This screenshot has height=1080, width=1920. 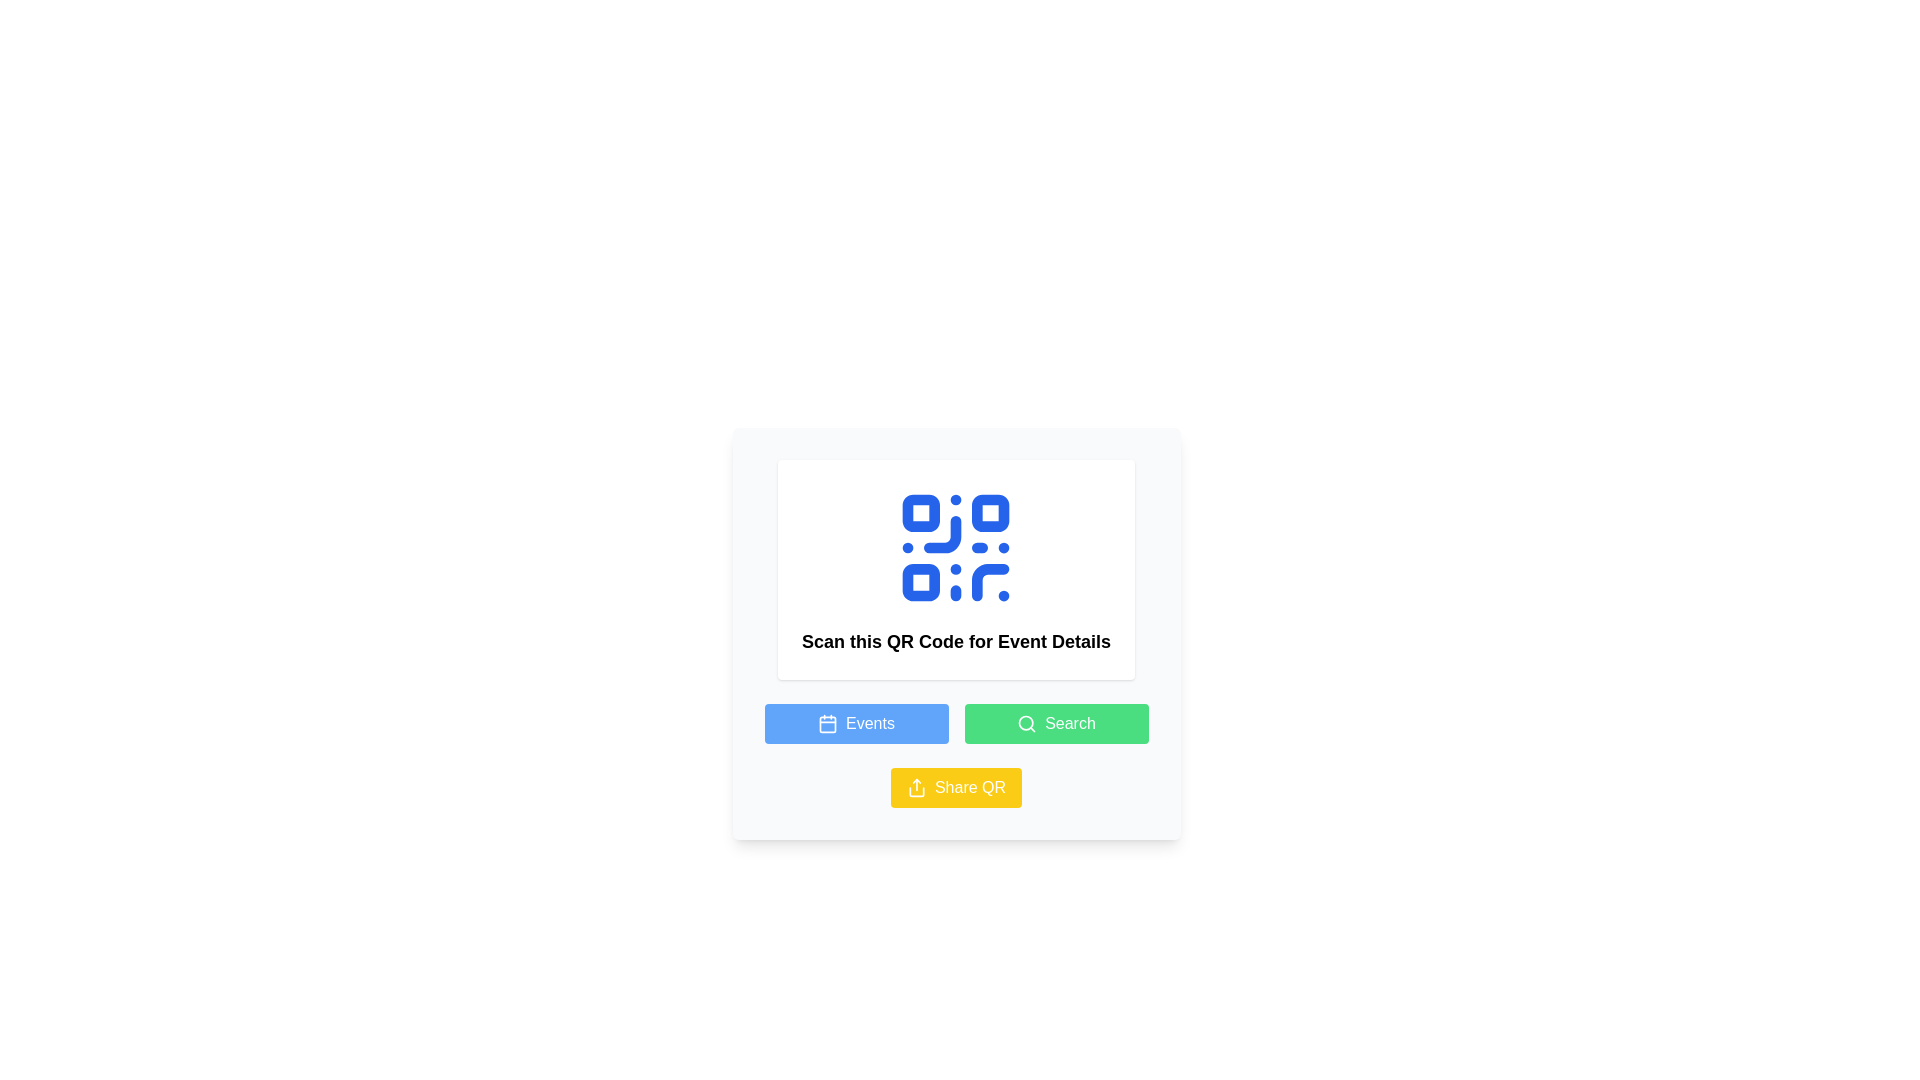 What do you see at coordinates (955, 547) in the screenshot?
I see `the blue QR code graphic prominently displayed at the top of the card interface, above the text 'Scan this QR Code for Event Details.'` at bounding box center [955, 547].